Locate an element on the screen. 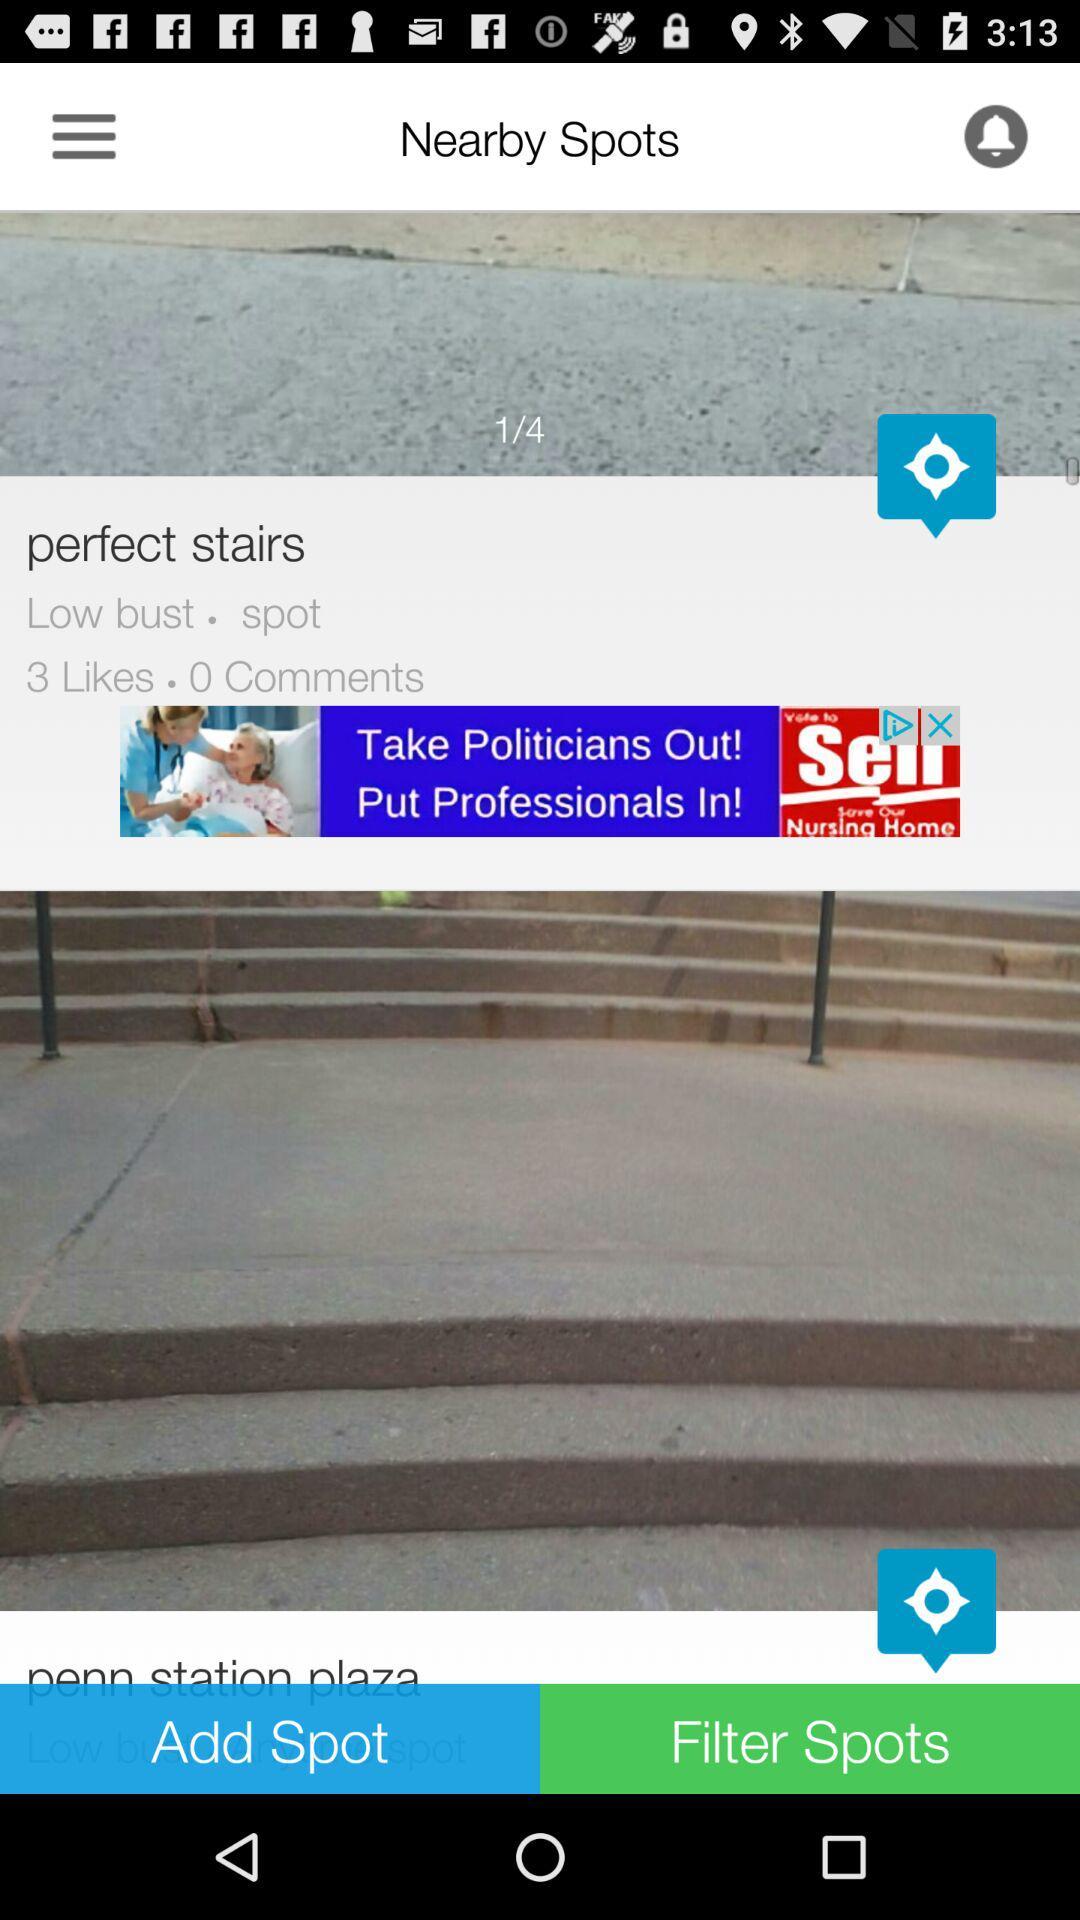  check out the advertisement is located at coordinates (540, 770).